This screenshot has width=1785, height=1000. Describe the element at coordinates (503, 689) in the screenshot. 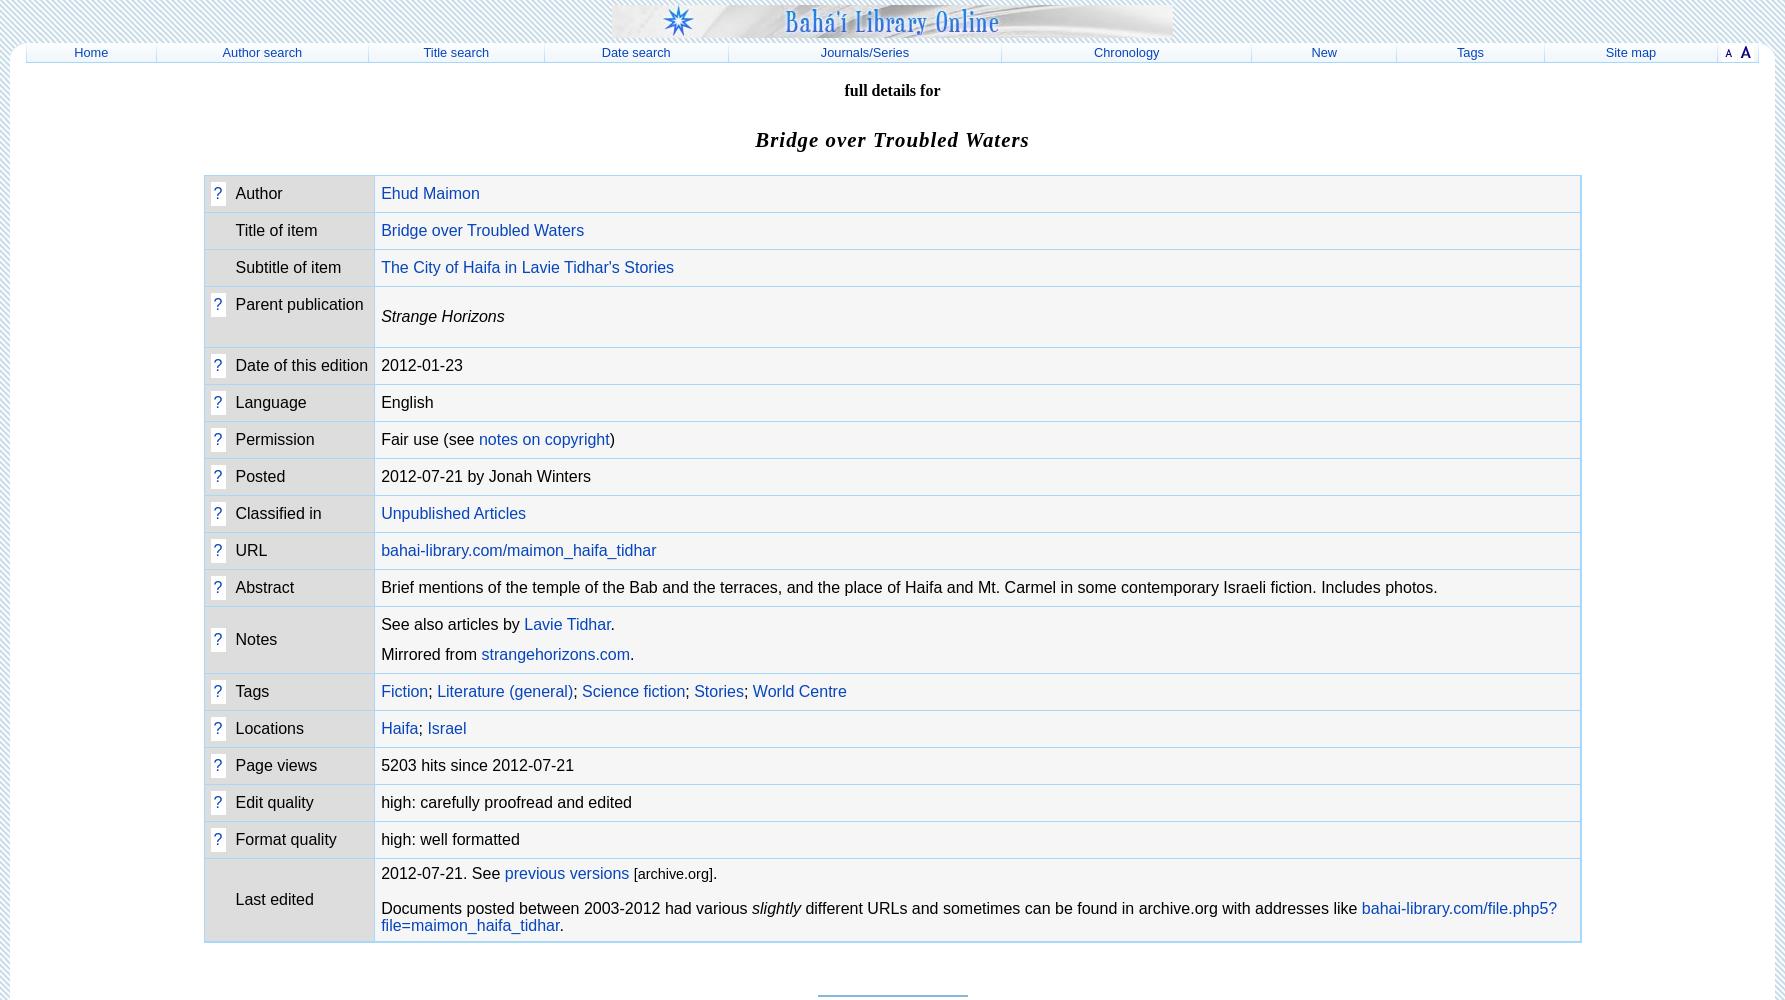

I see `'Literature (general)'` at that location.